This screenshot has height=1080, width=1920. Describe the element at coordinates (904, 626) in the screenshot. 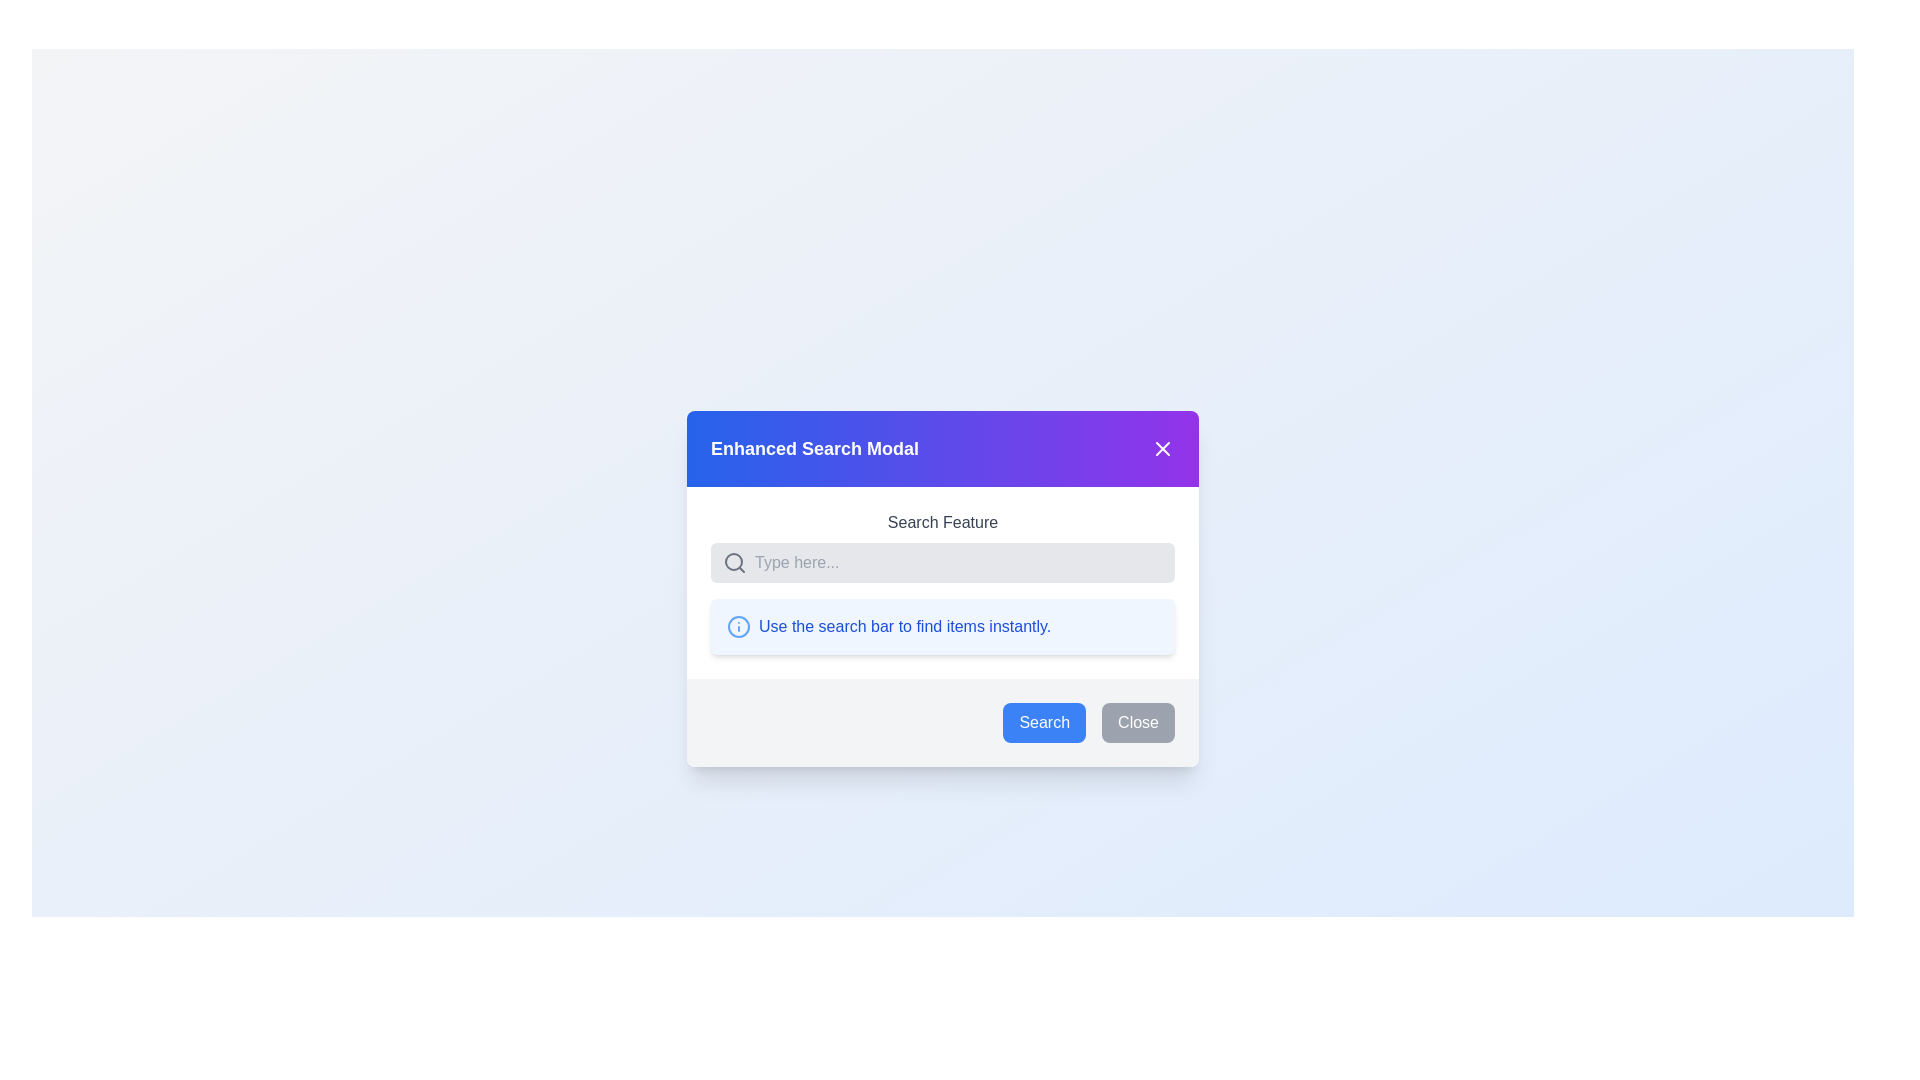

I see `the guidance note text element styled in blue that reads 'Use the search bar to find items instantly.' located towards the lower half of the modal window` at that location.